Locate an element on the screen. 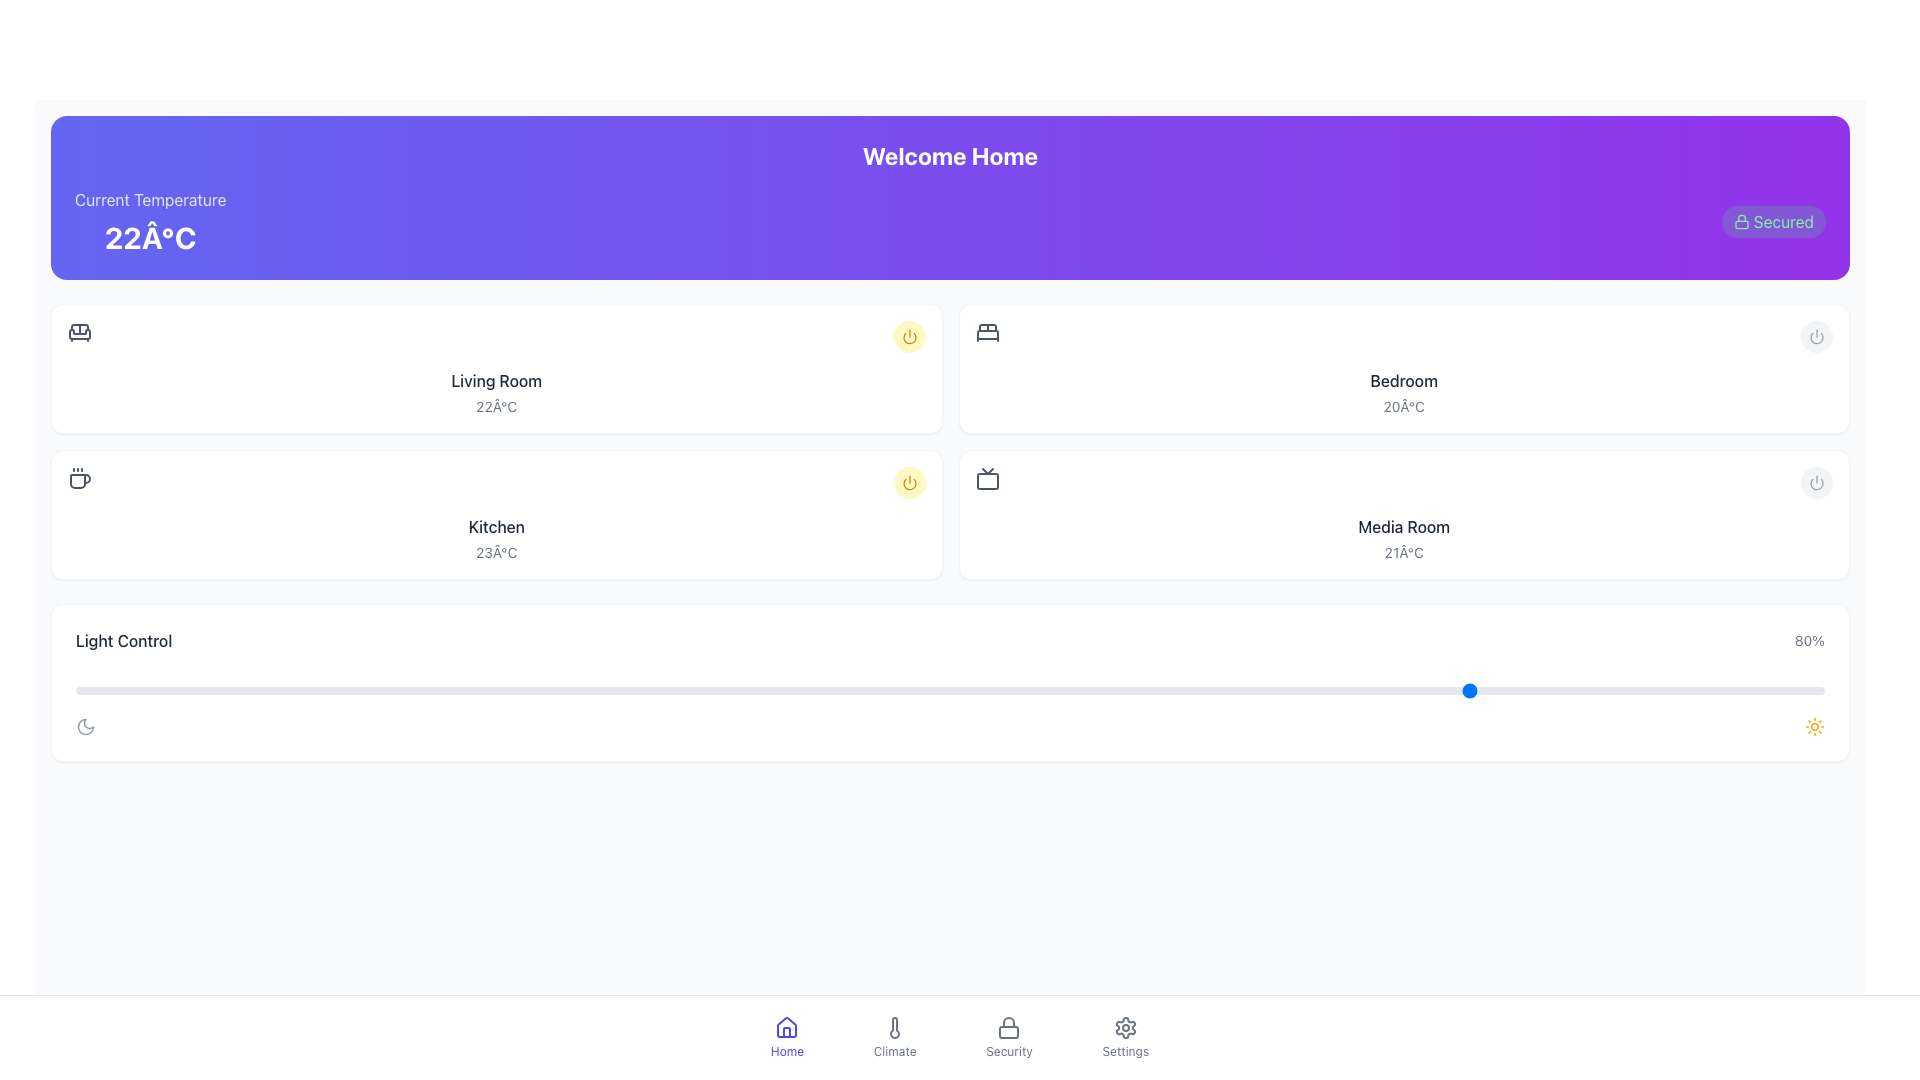 This screenshot has width=1920, height=1080. the slider is located at coordinates (1615, 689).